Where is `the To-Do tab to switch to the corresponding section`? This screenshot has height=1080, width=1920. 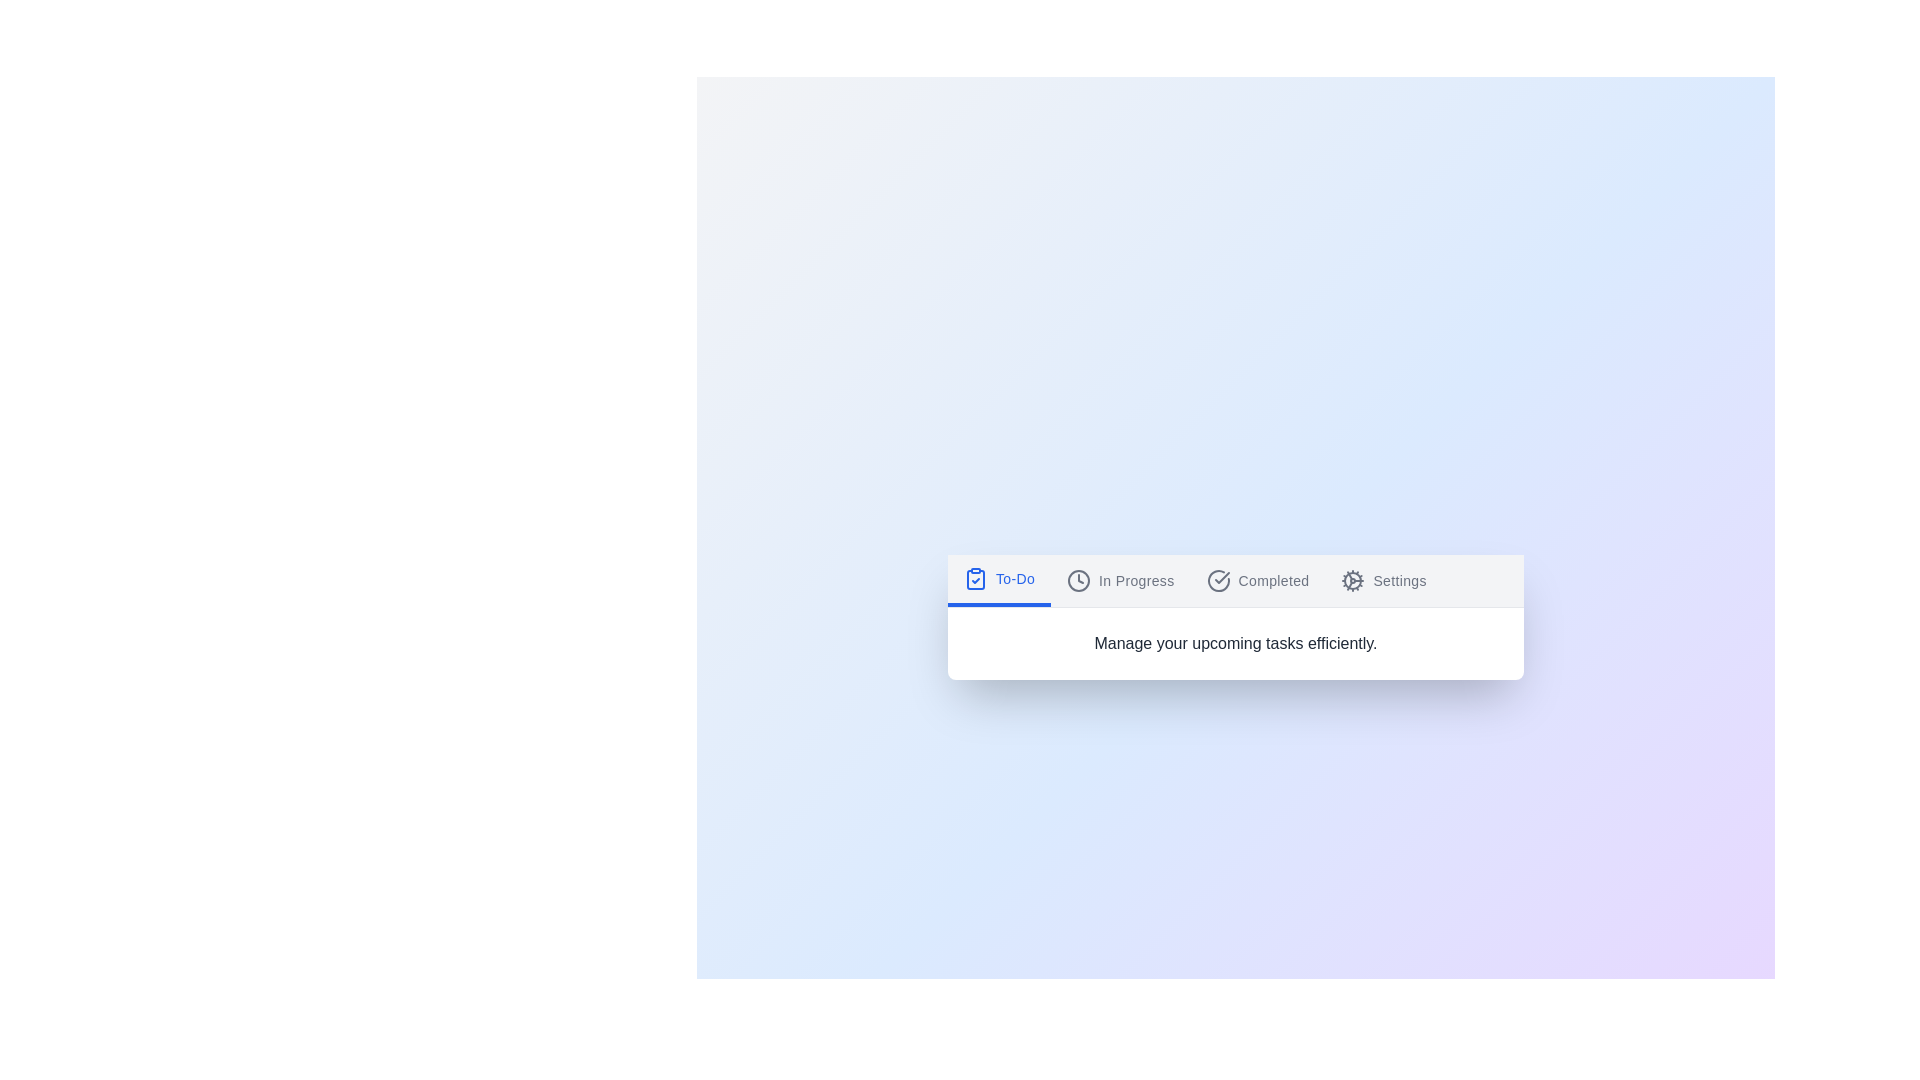 the To-Do tab to switch to the corresponding section is located at coordinates (999, 580).